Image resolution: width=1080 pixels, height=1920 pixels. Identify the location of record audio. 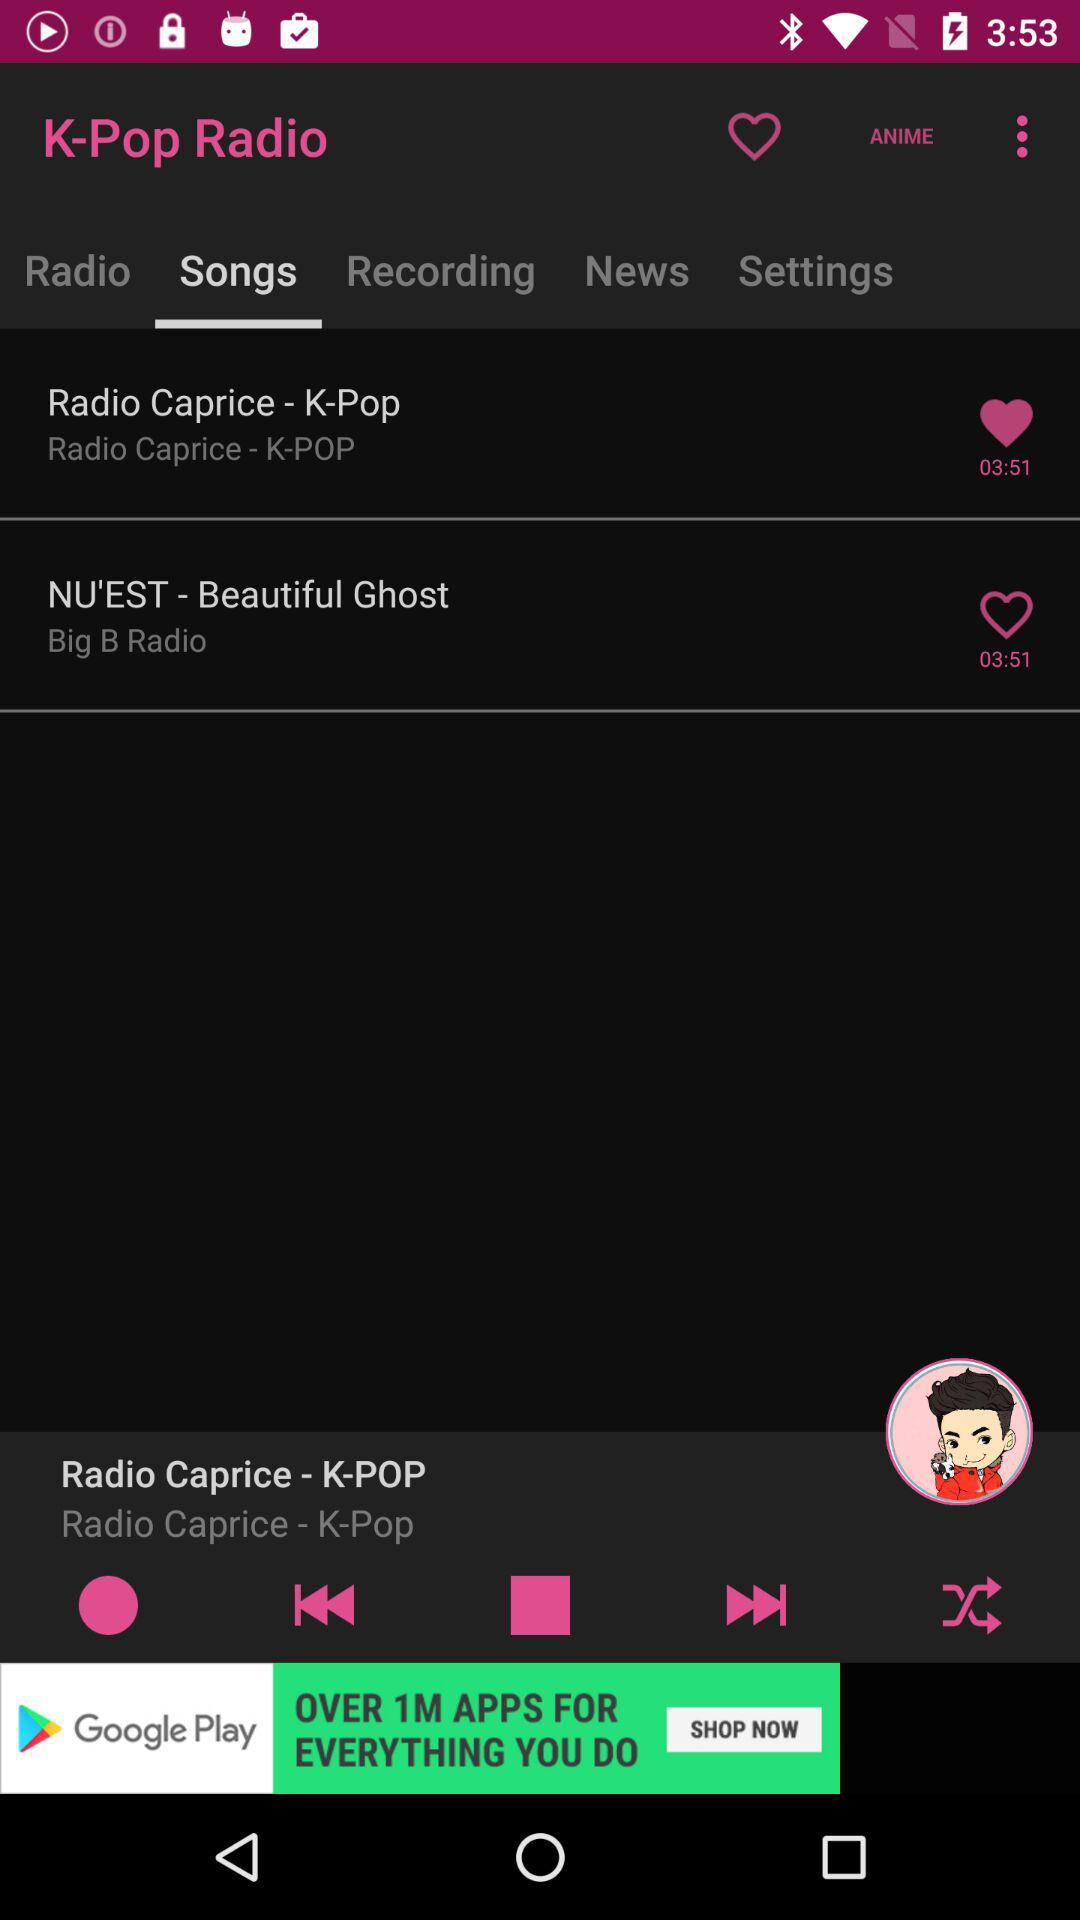
(108, 1604).